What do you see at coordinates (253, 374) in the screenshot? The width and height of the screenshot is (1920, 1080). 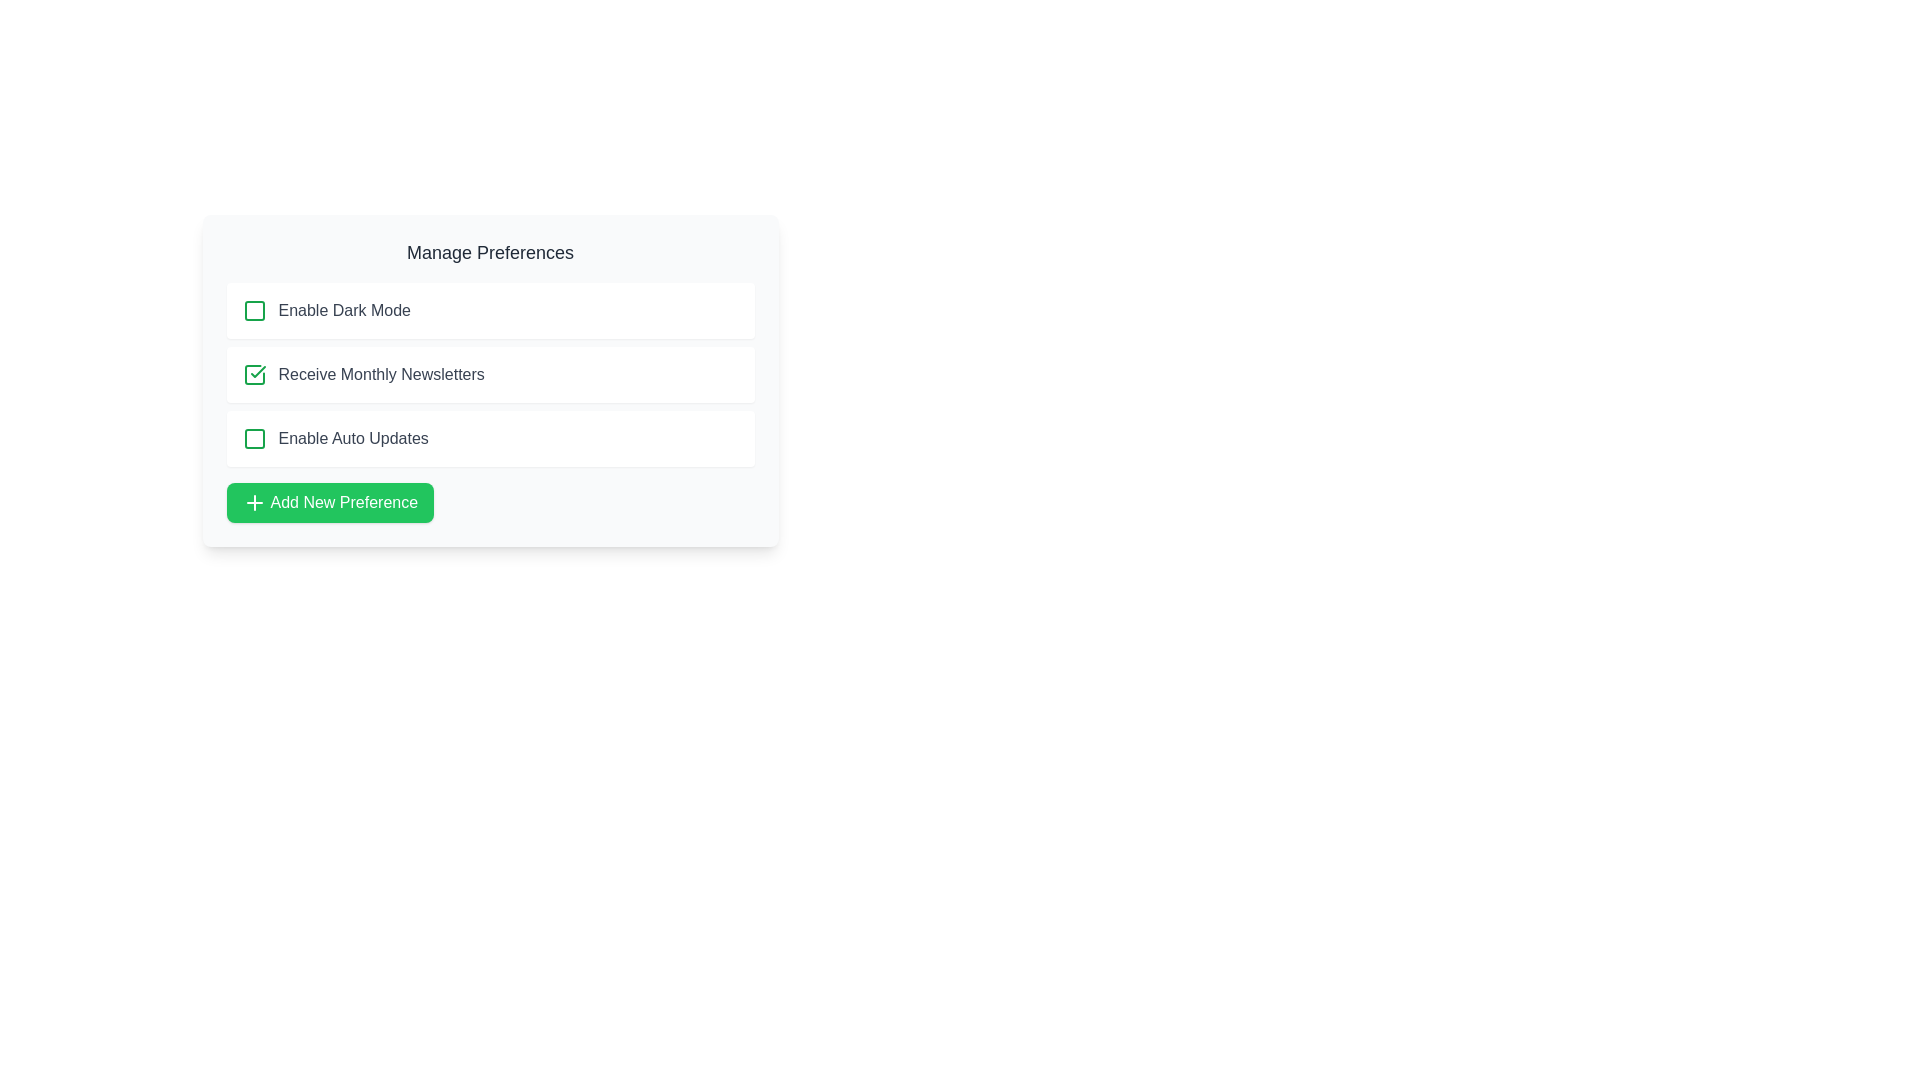 I see `the checked checkbox with a green outline` at bounding box center [253, 374].